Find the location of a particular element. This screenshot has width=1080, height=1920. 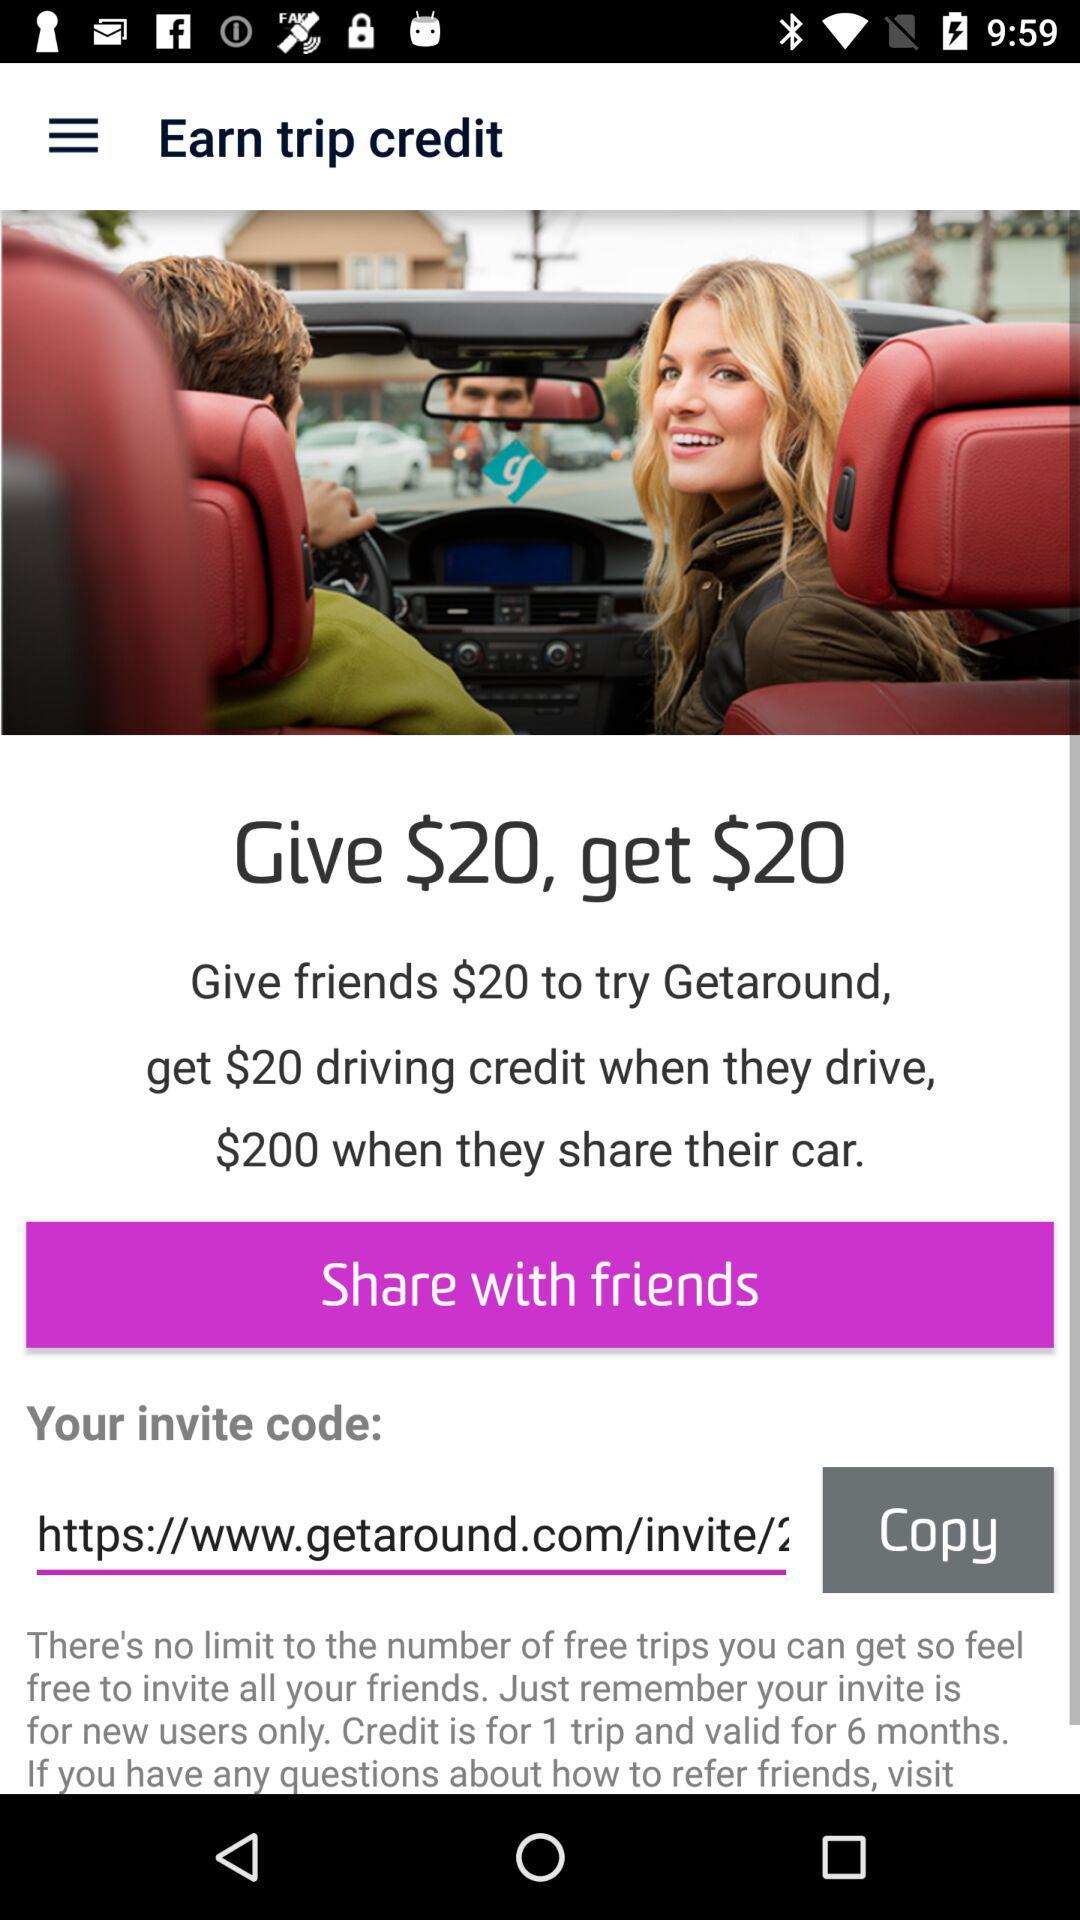

the item to the left of the copy is located at coordinates (410, 1532).